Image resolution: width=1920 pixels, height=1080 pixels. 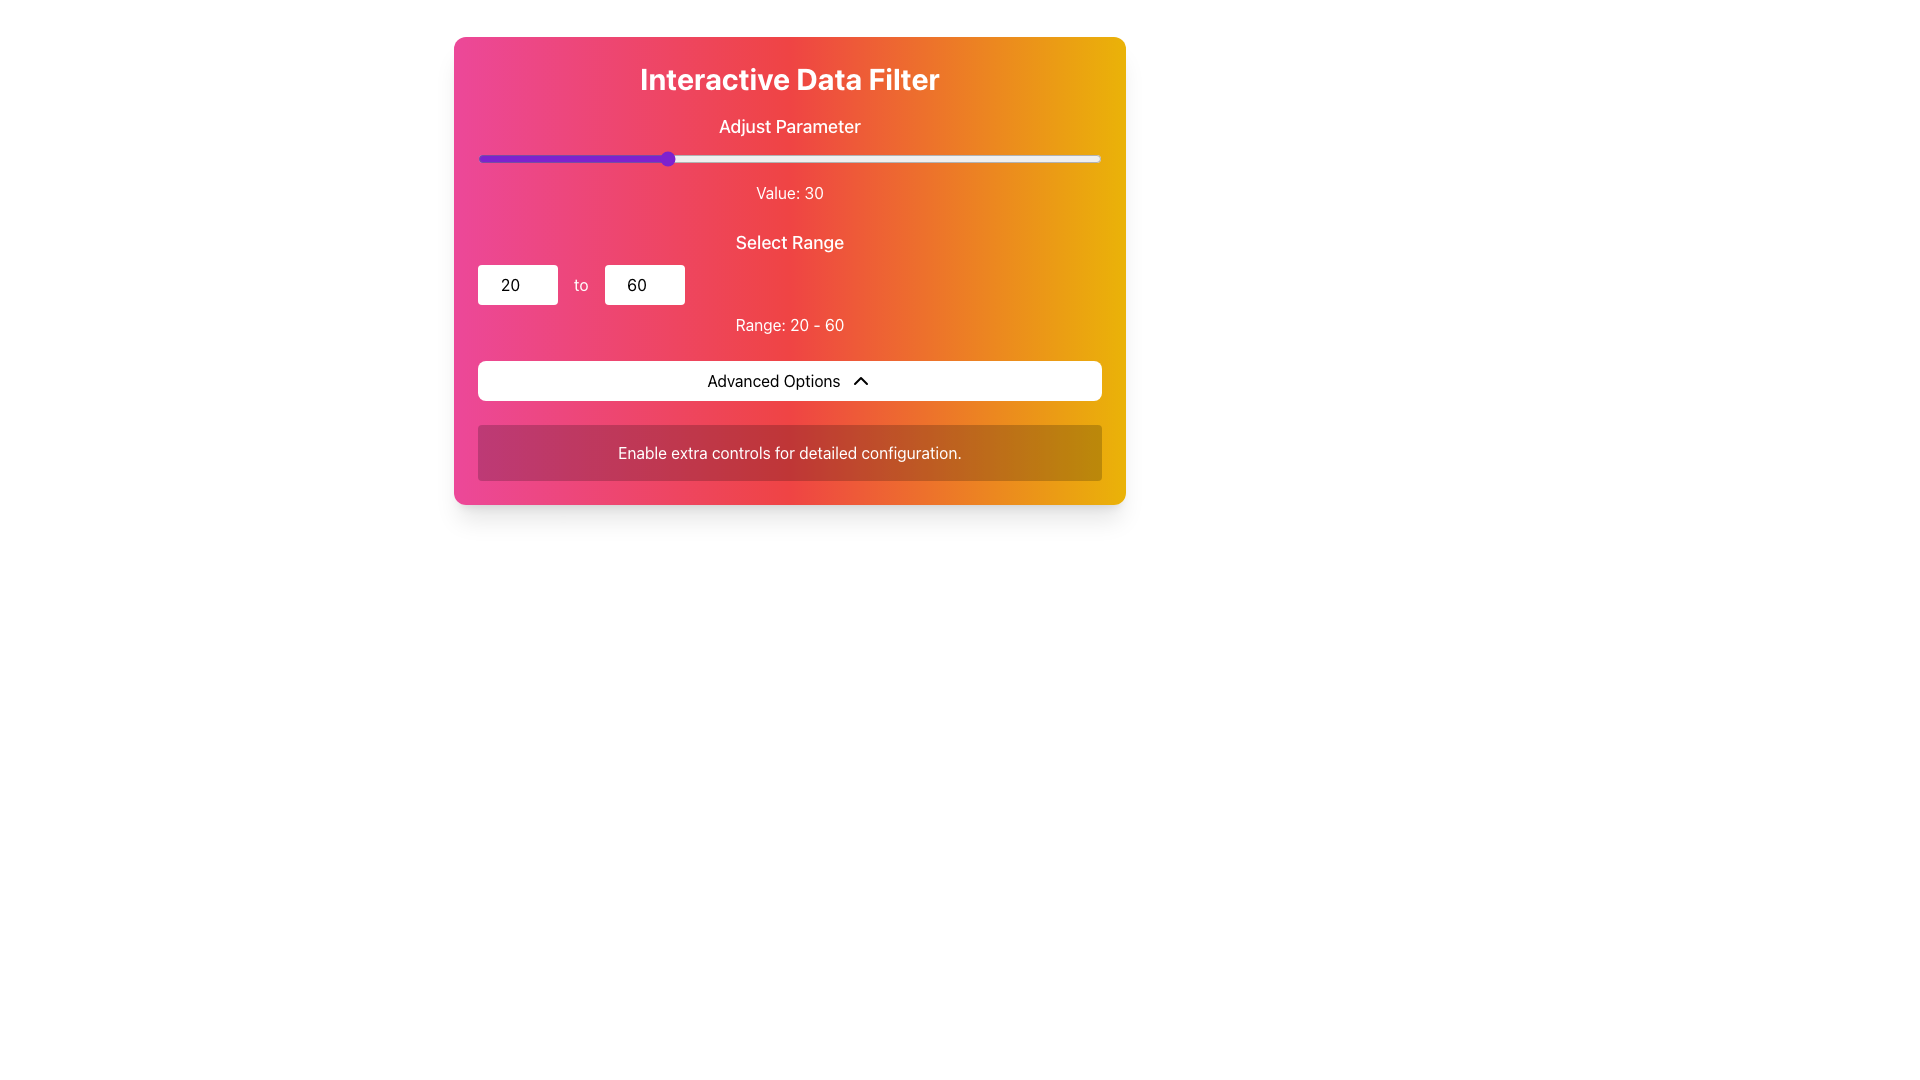 I want to click on the parameter, so click(x=608, y=157).